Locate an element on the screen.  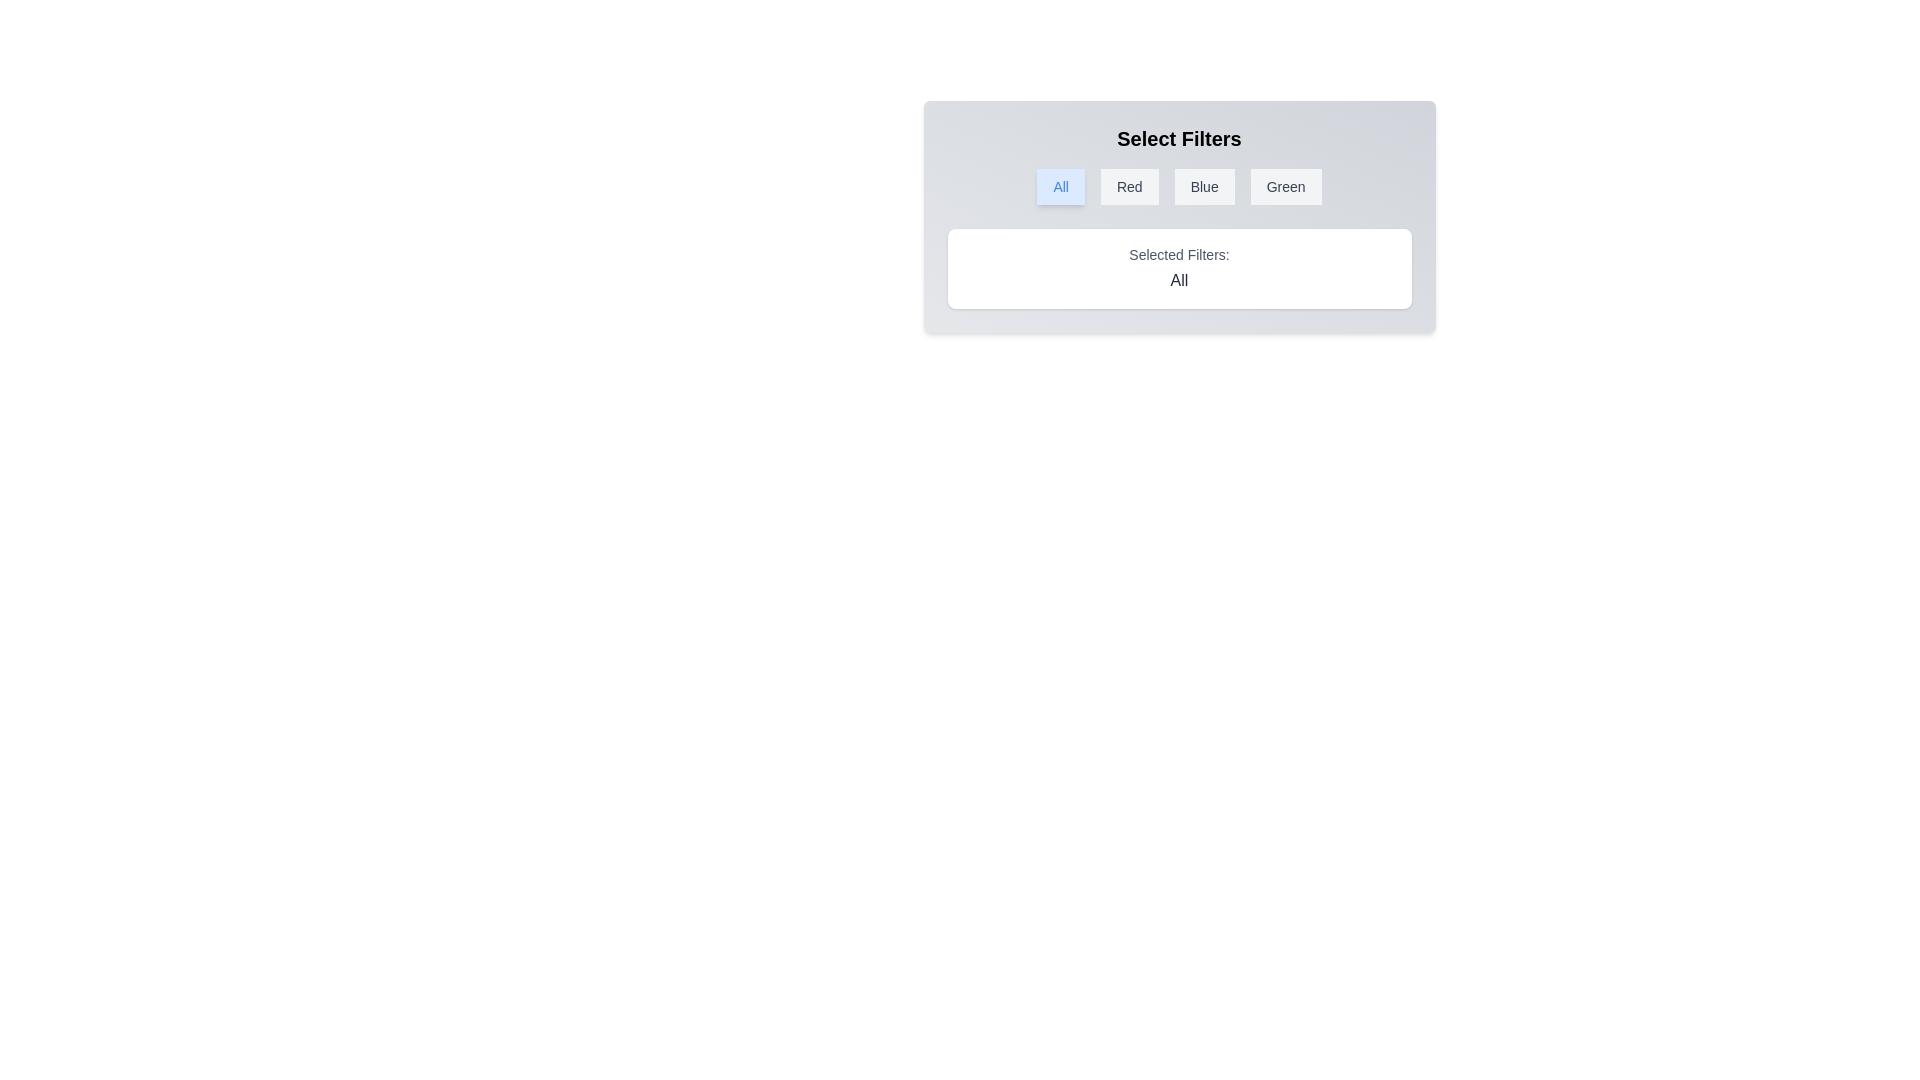
the filter button Green is located at coordinates (1286, 186).